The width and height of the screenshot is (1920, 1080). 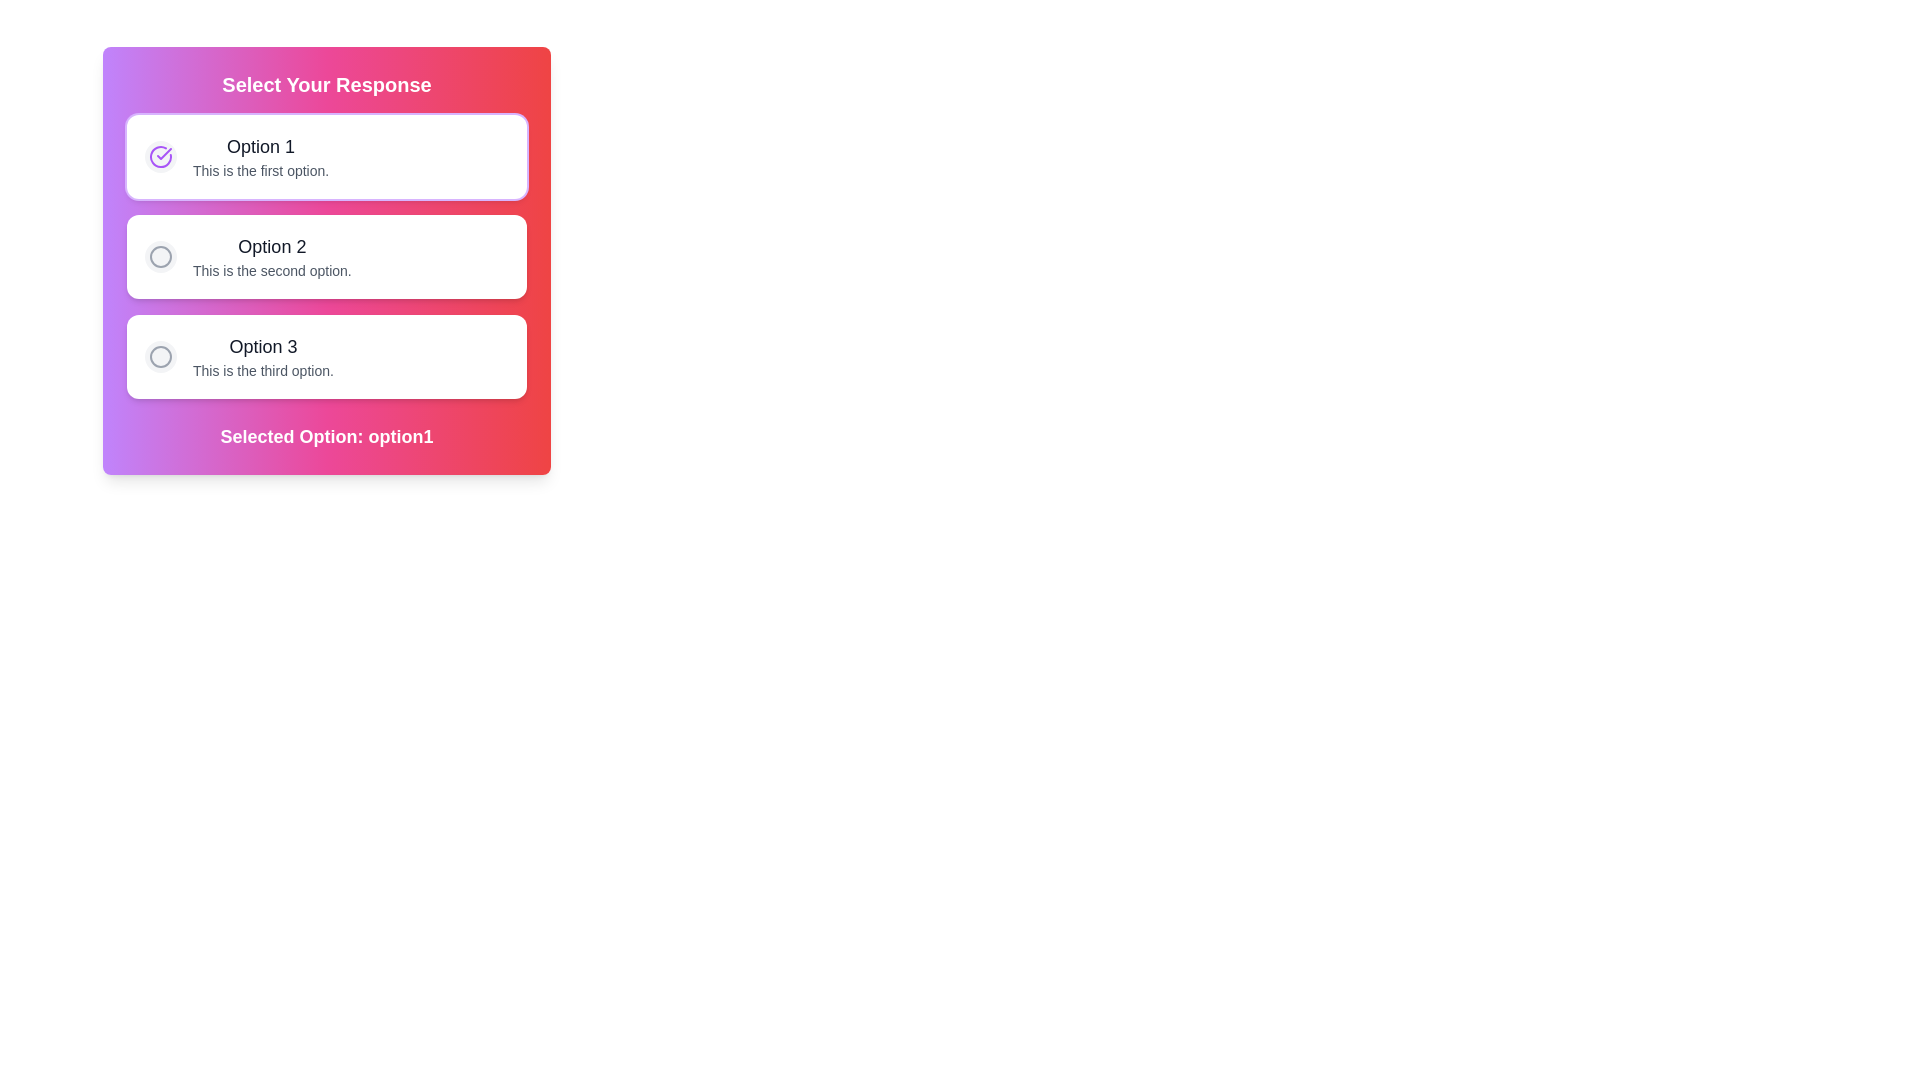 I want to click on the text label providing additional information about 'Option 3', which is located beneath the 'Option 3' text in a vertical list of options, so click(x=262, y=370).